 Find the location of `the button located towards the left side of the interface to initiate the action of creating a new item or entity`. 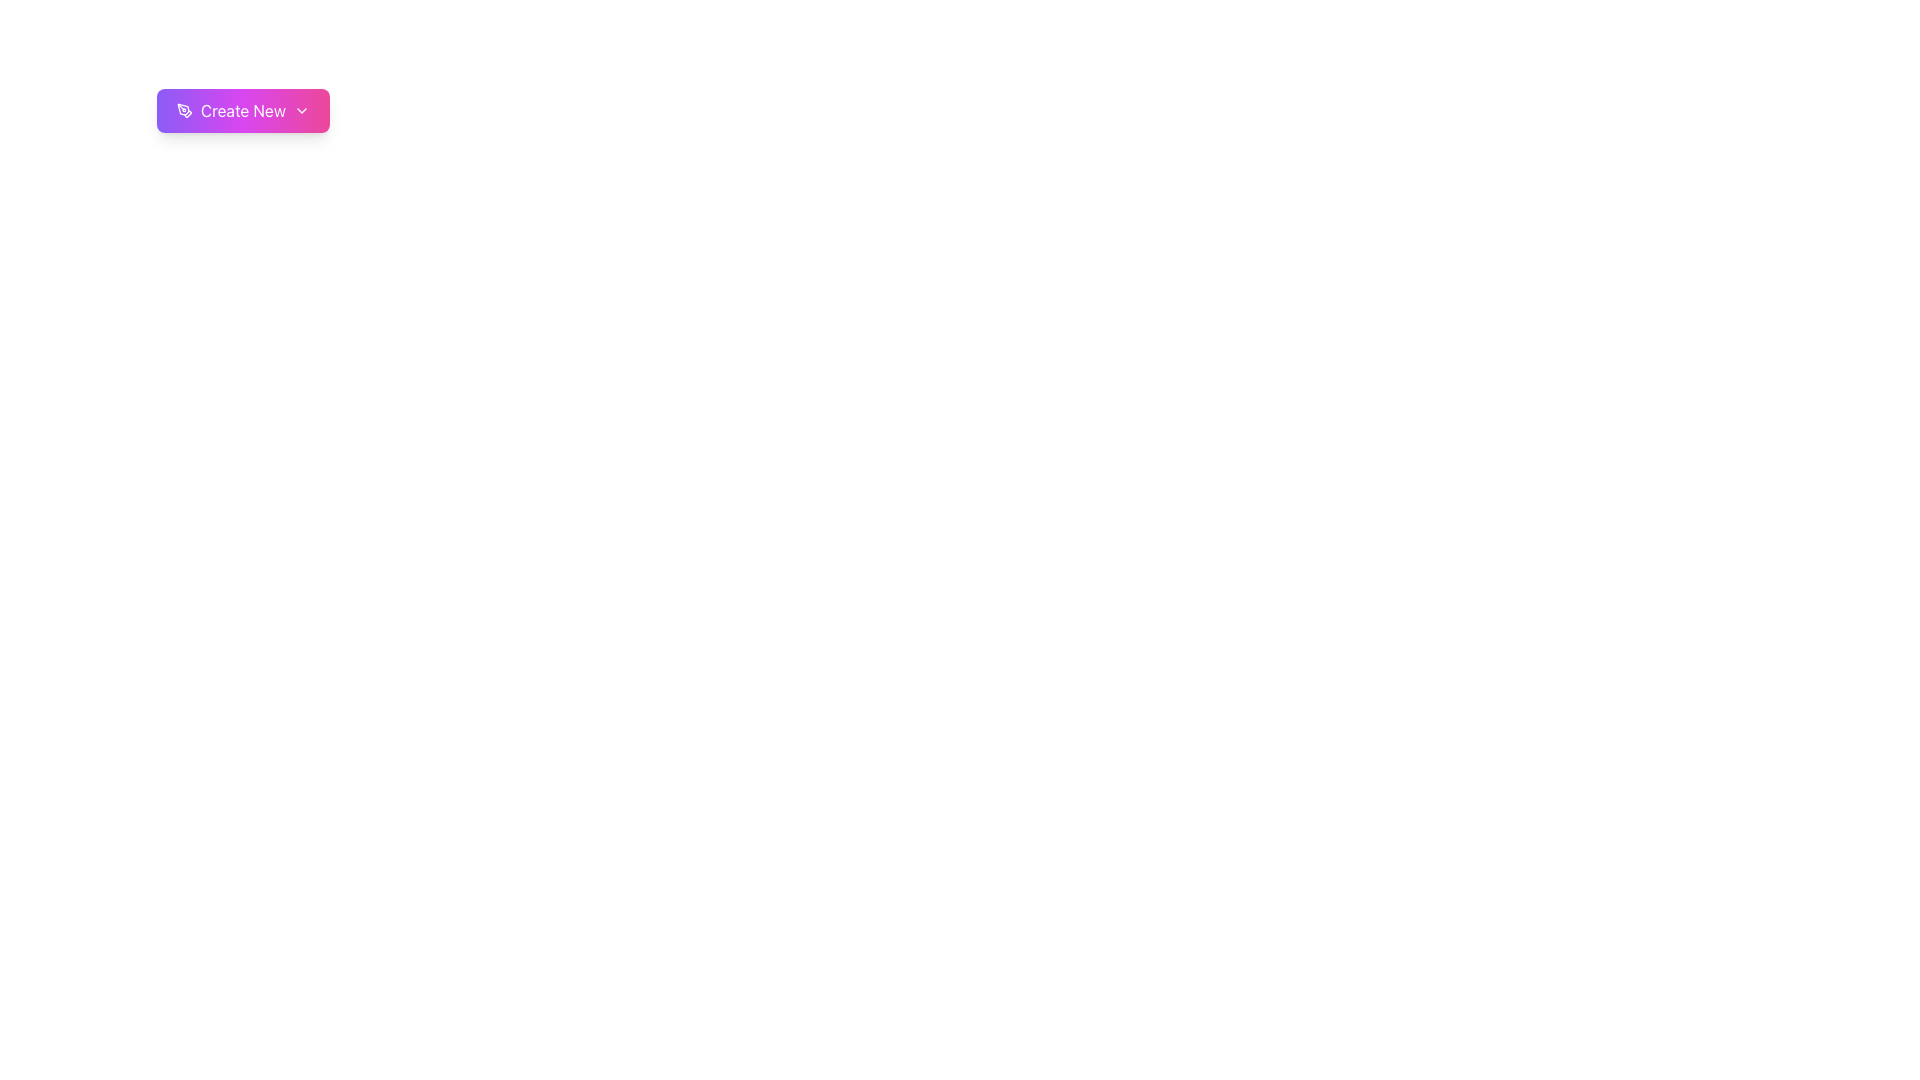

the button located towards the left side of the interface to initiate the action of creating a new item or entity is located at coordinates (242, 111).